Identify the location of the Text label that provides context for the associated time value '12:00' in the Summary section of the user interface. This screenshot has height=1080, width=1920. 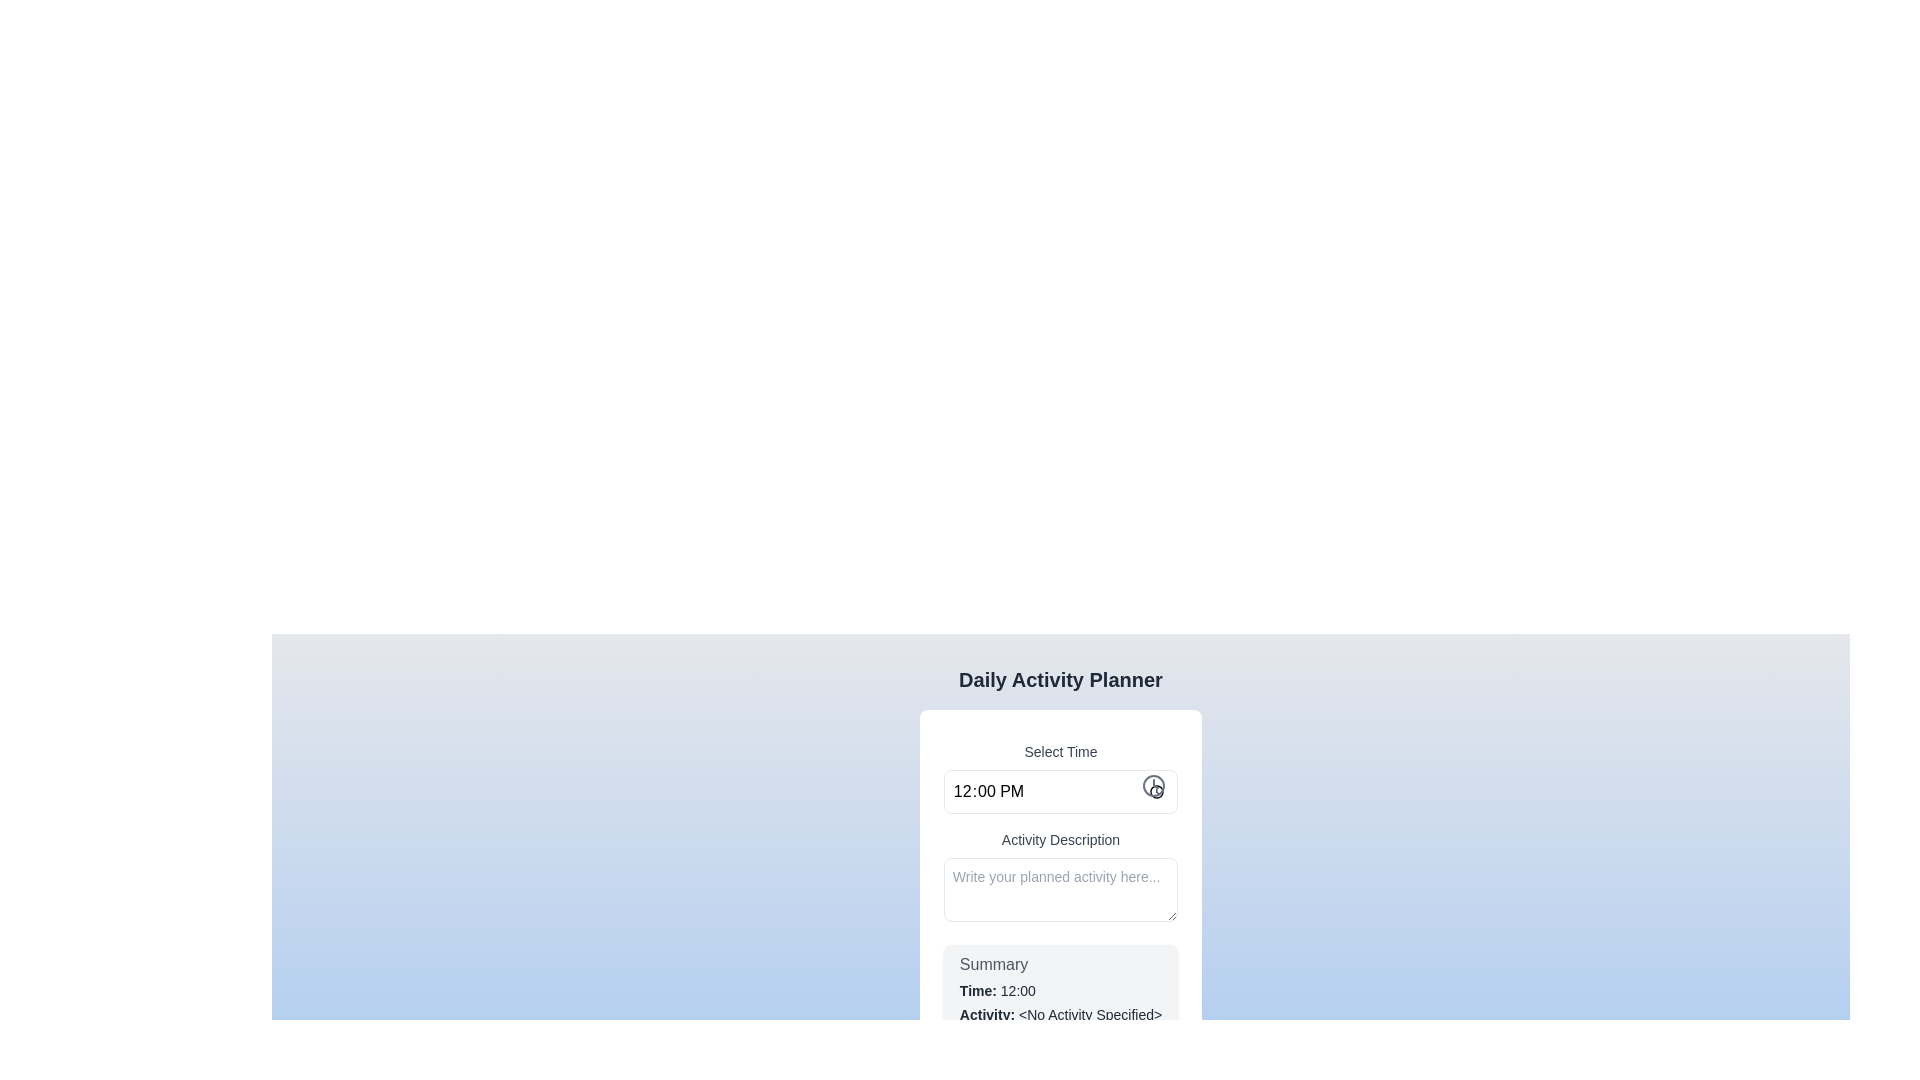
(980, 991).